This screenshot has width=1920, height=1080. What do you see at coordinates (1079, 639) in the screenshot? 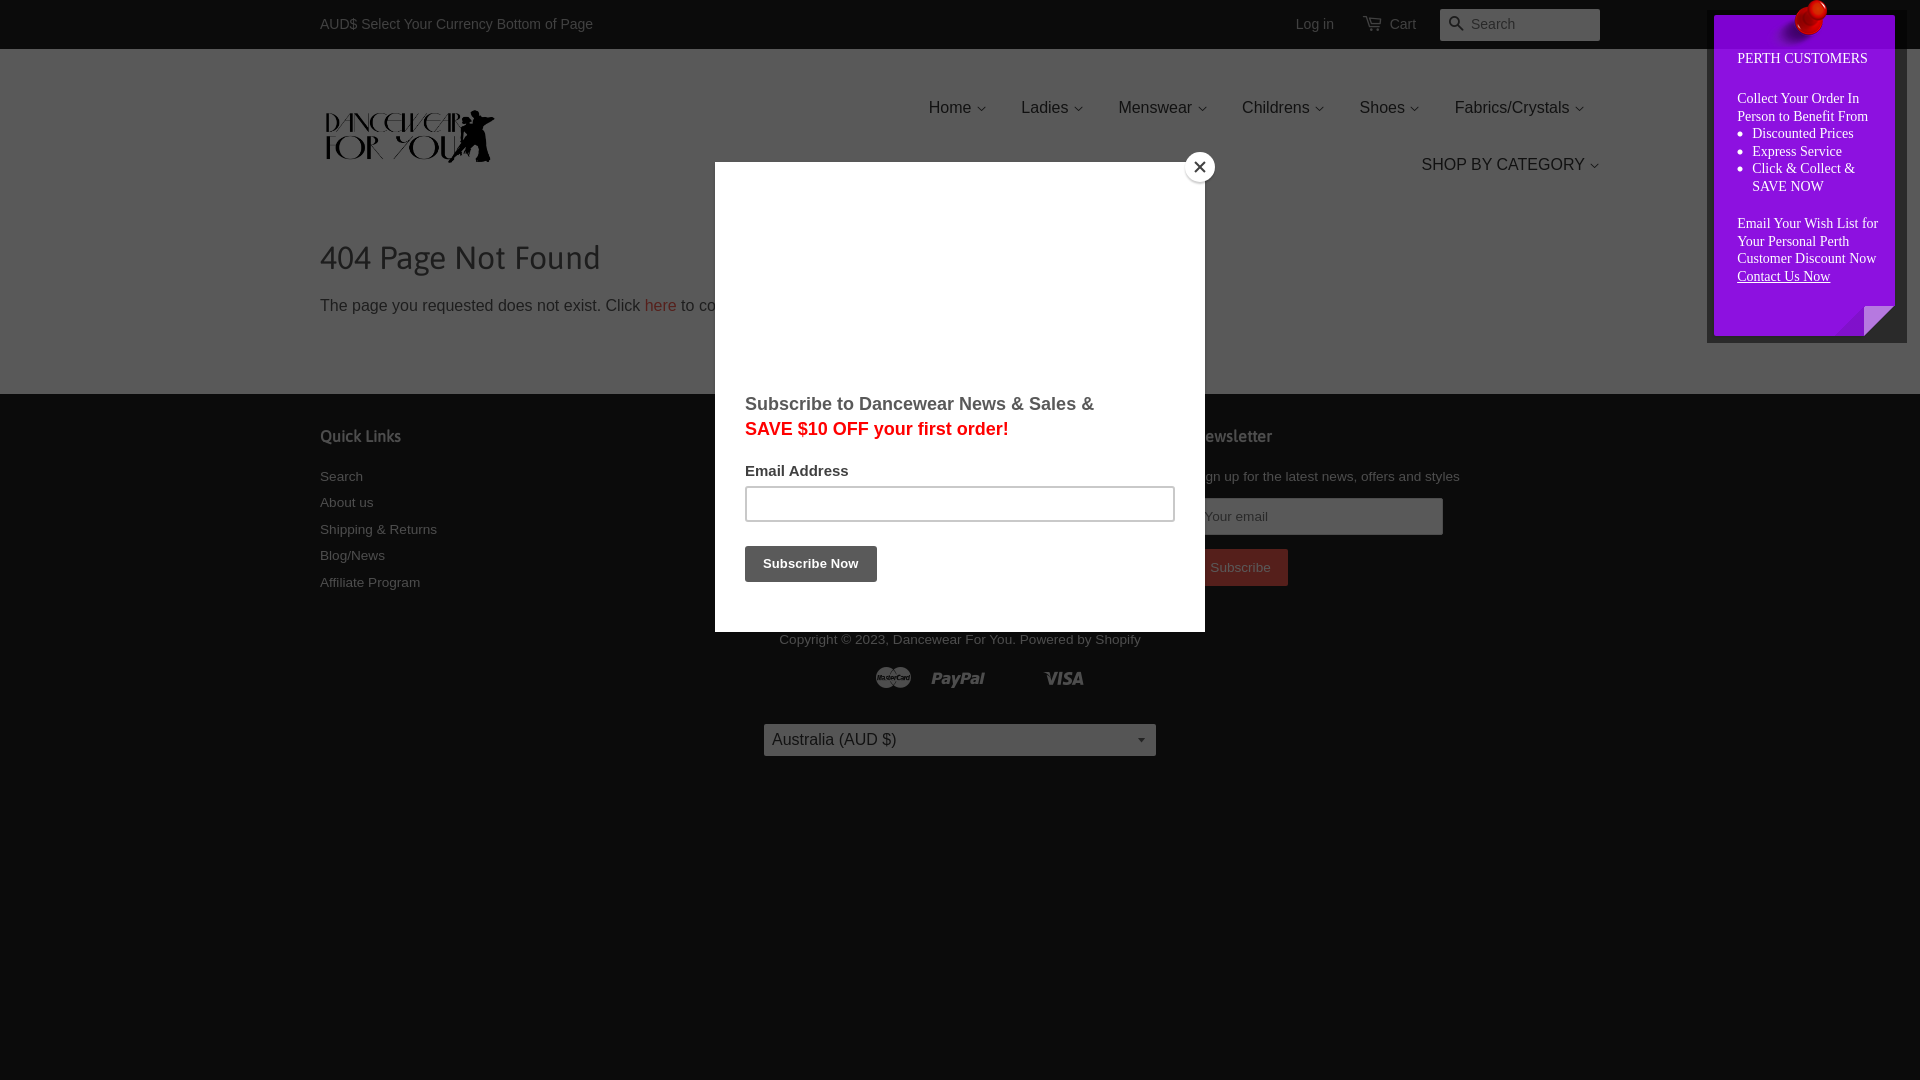
I see `'Powered by Shopify'` at bounding box center [1079, 639].